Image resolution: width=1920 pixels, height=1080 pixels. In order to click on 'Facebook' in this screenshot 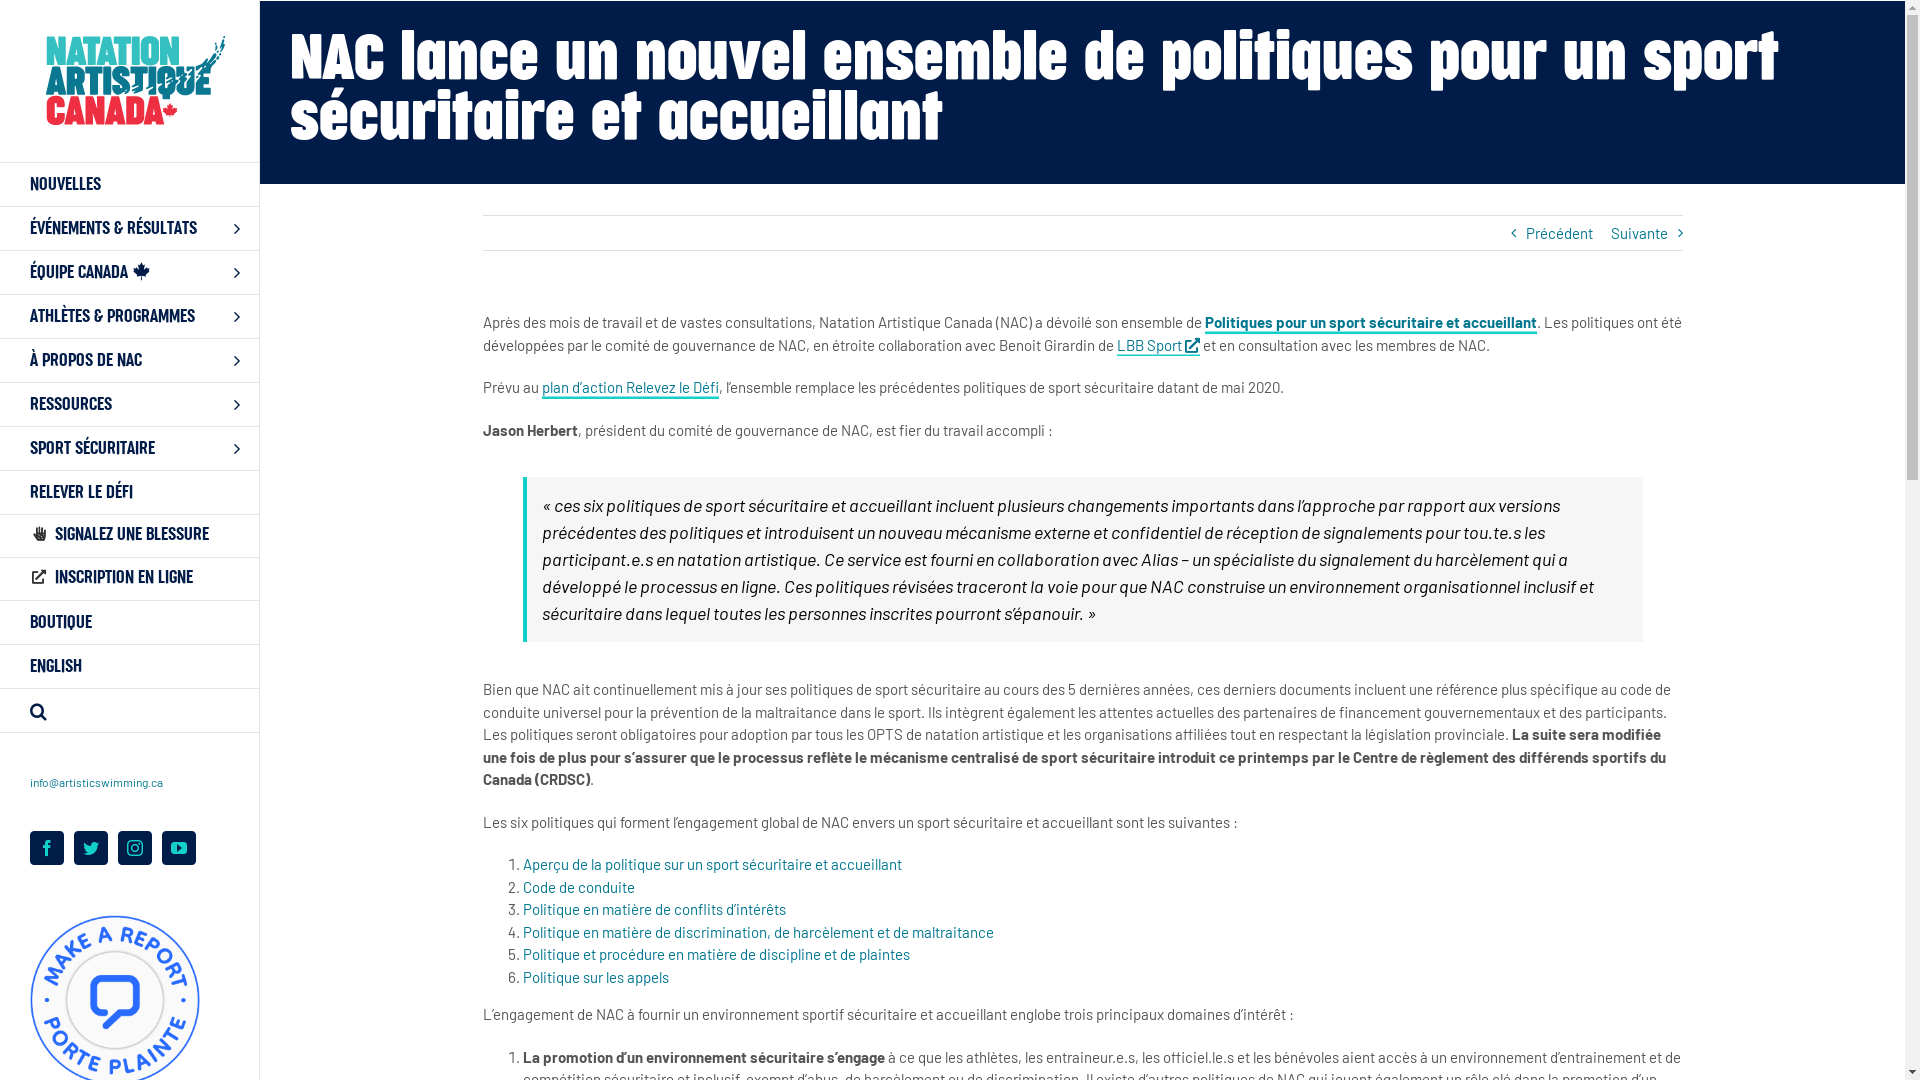, I will do `click(47, 848)`.